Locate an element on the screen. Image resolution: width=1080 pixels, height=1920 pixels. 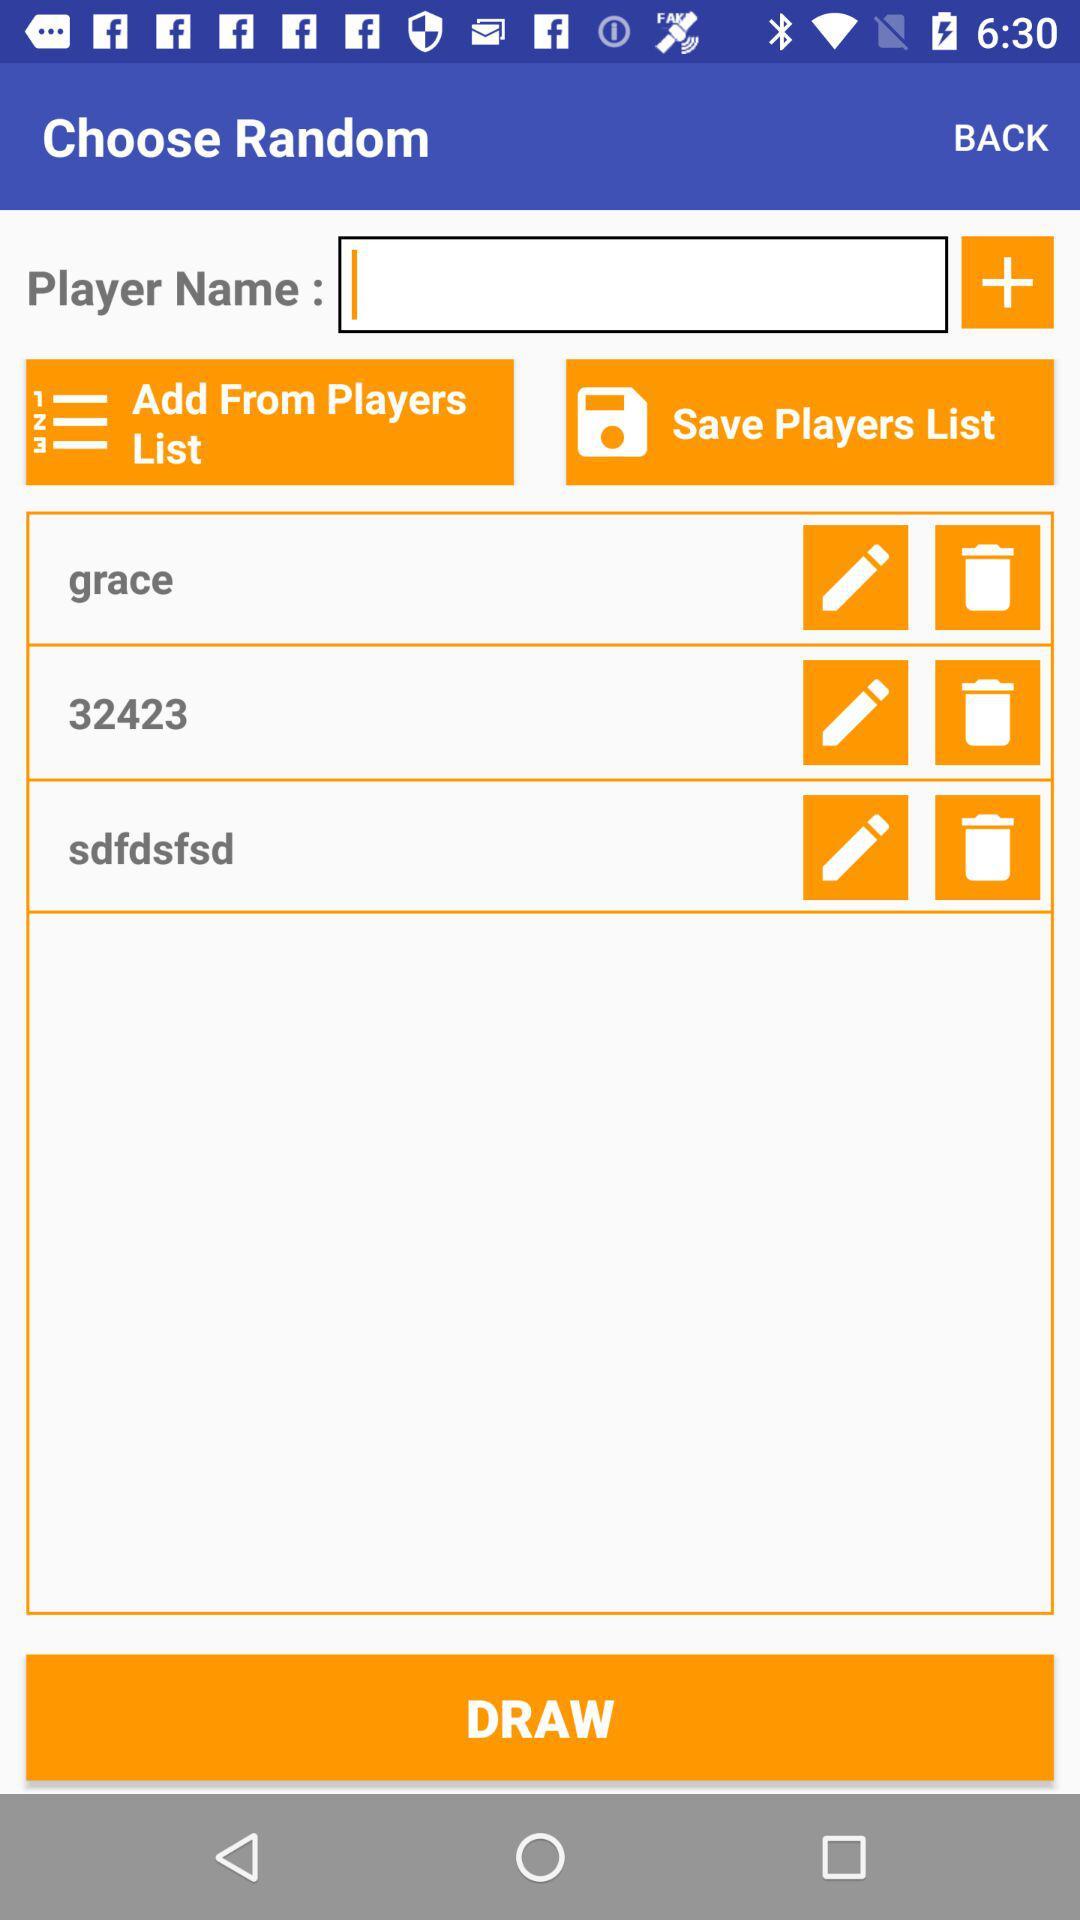
delete list item is located at coordinates (986, 712).